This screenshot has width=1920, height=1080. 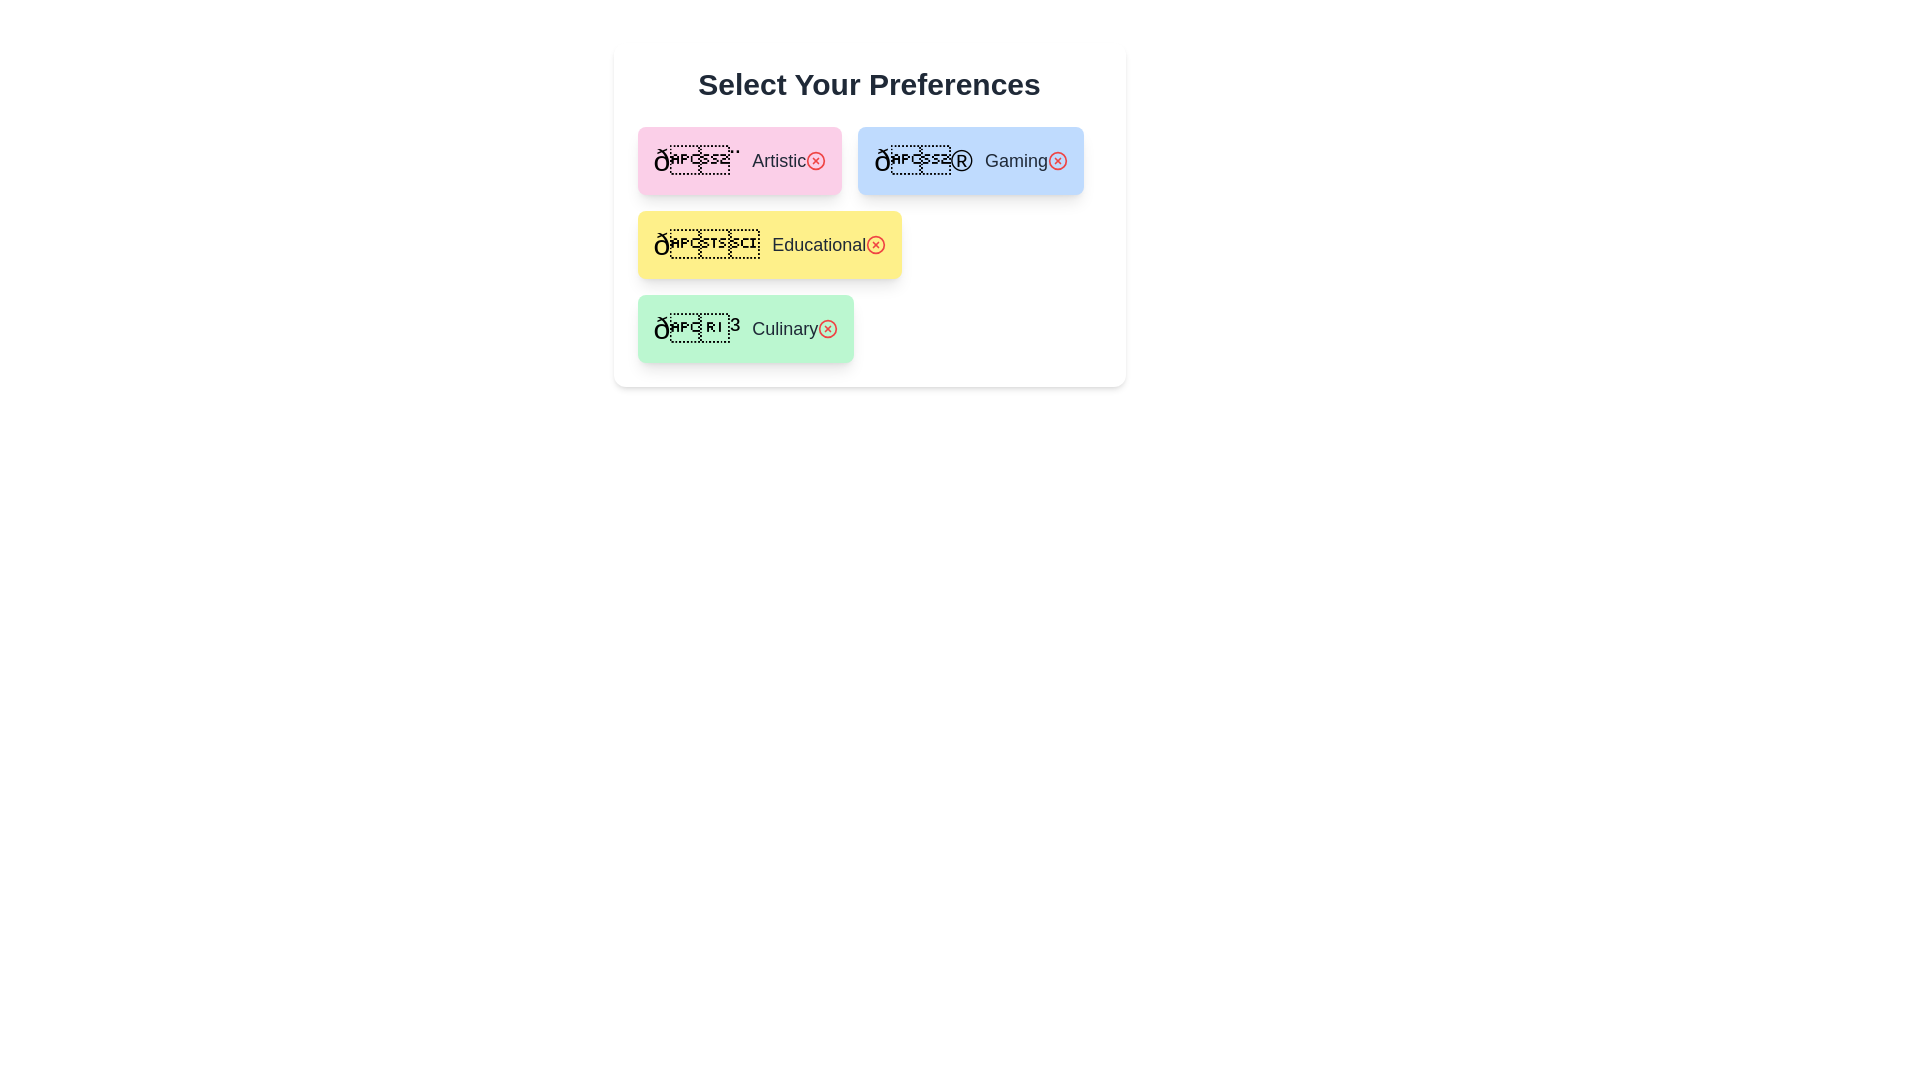 I want to click on remove button for the preference labeled Educational, so click(x=876, y=244).